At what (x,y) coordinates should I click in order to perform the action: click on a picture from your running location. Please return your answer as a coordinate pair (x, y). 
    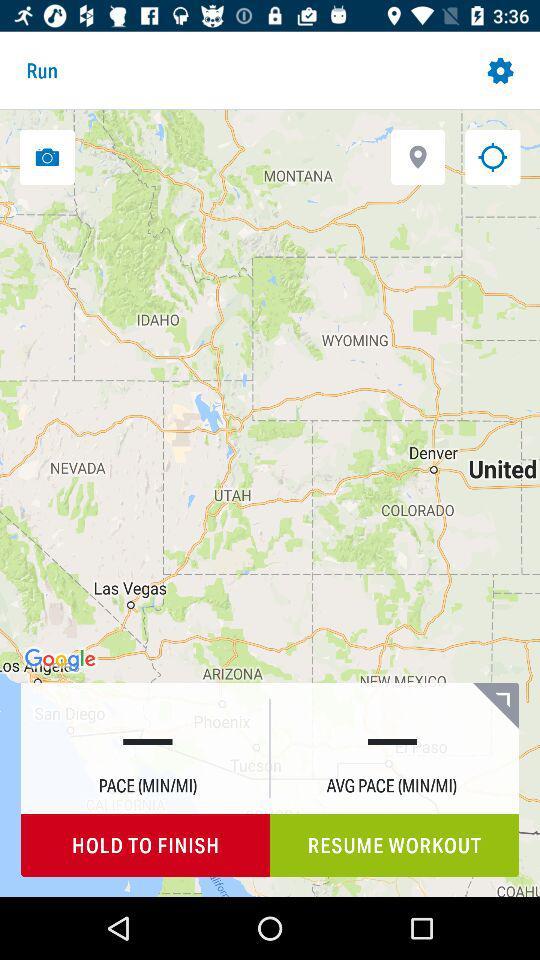
    Looking at the image, I should click on (47, 156).